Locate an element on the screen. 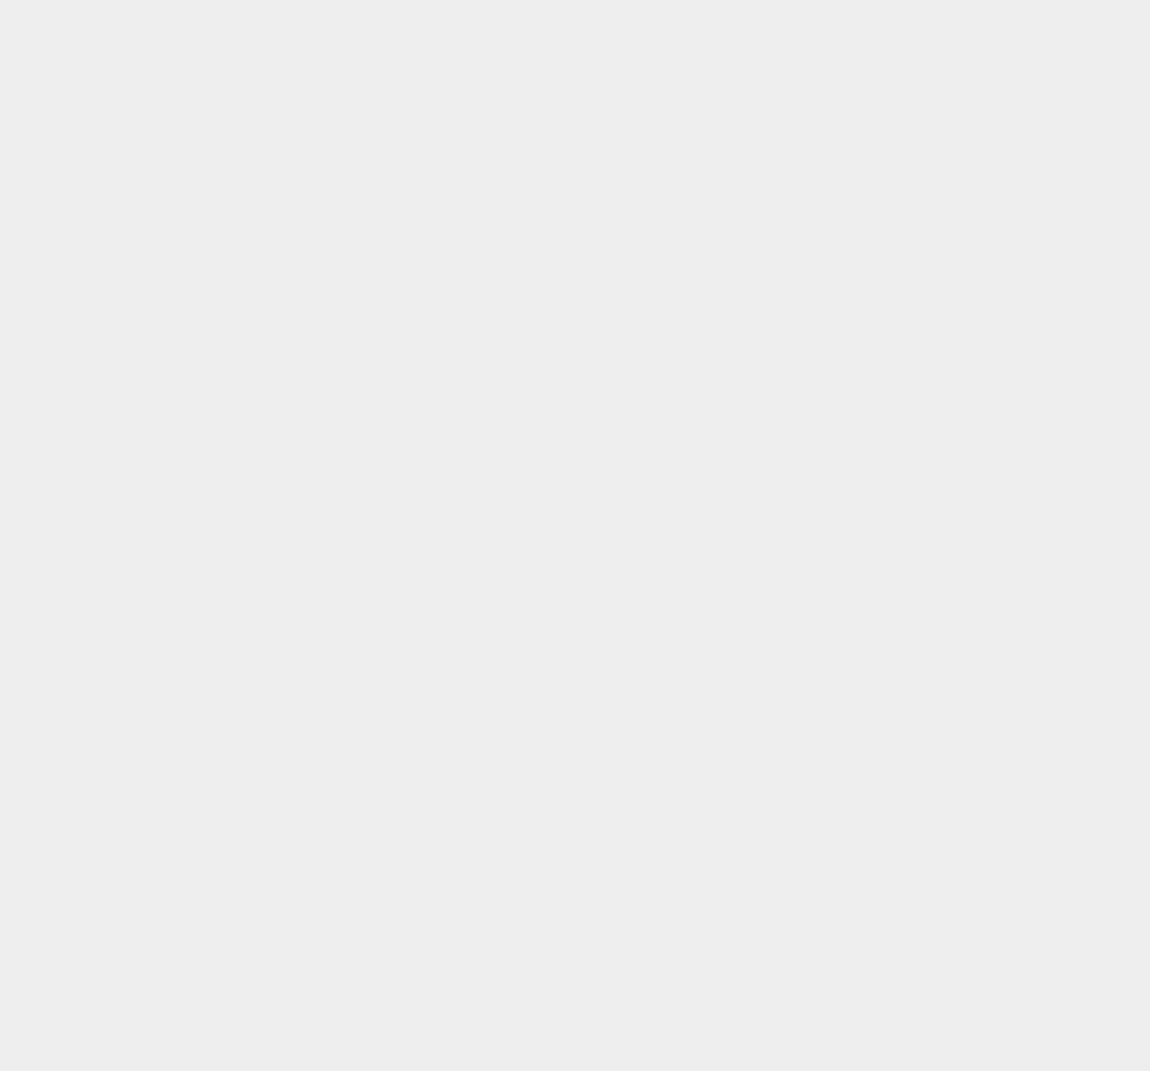 Image resolution: width=1150 pixels, height=1071 pixels. 'Meego' is located at coordinates (832, 358).